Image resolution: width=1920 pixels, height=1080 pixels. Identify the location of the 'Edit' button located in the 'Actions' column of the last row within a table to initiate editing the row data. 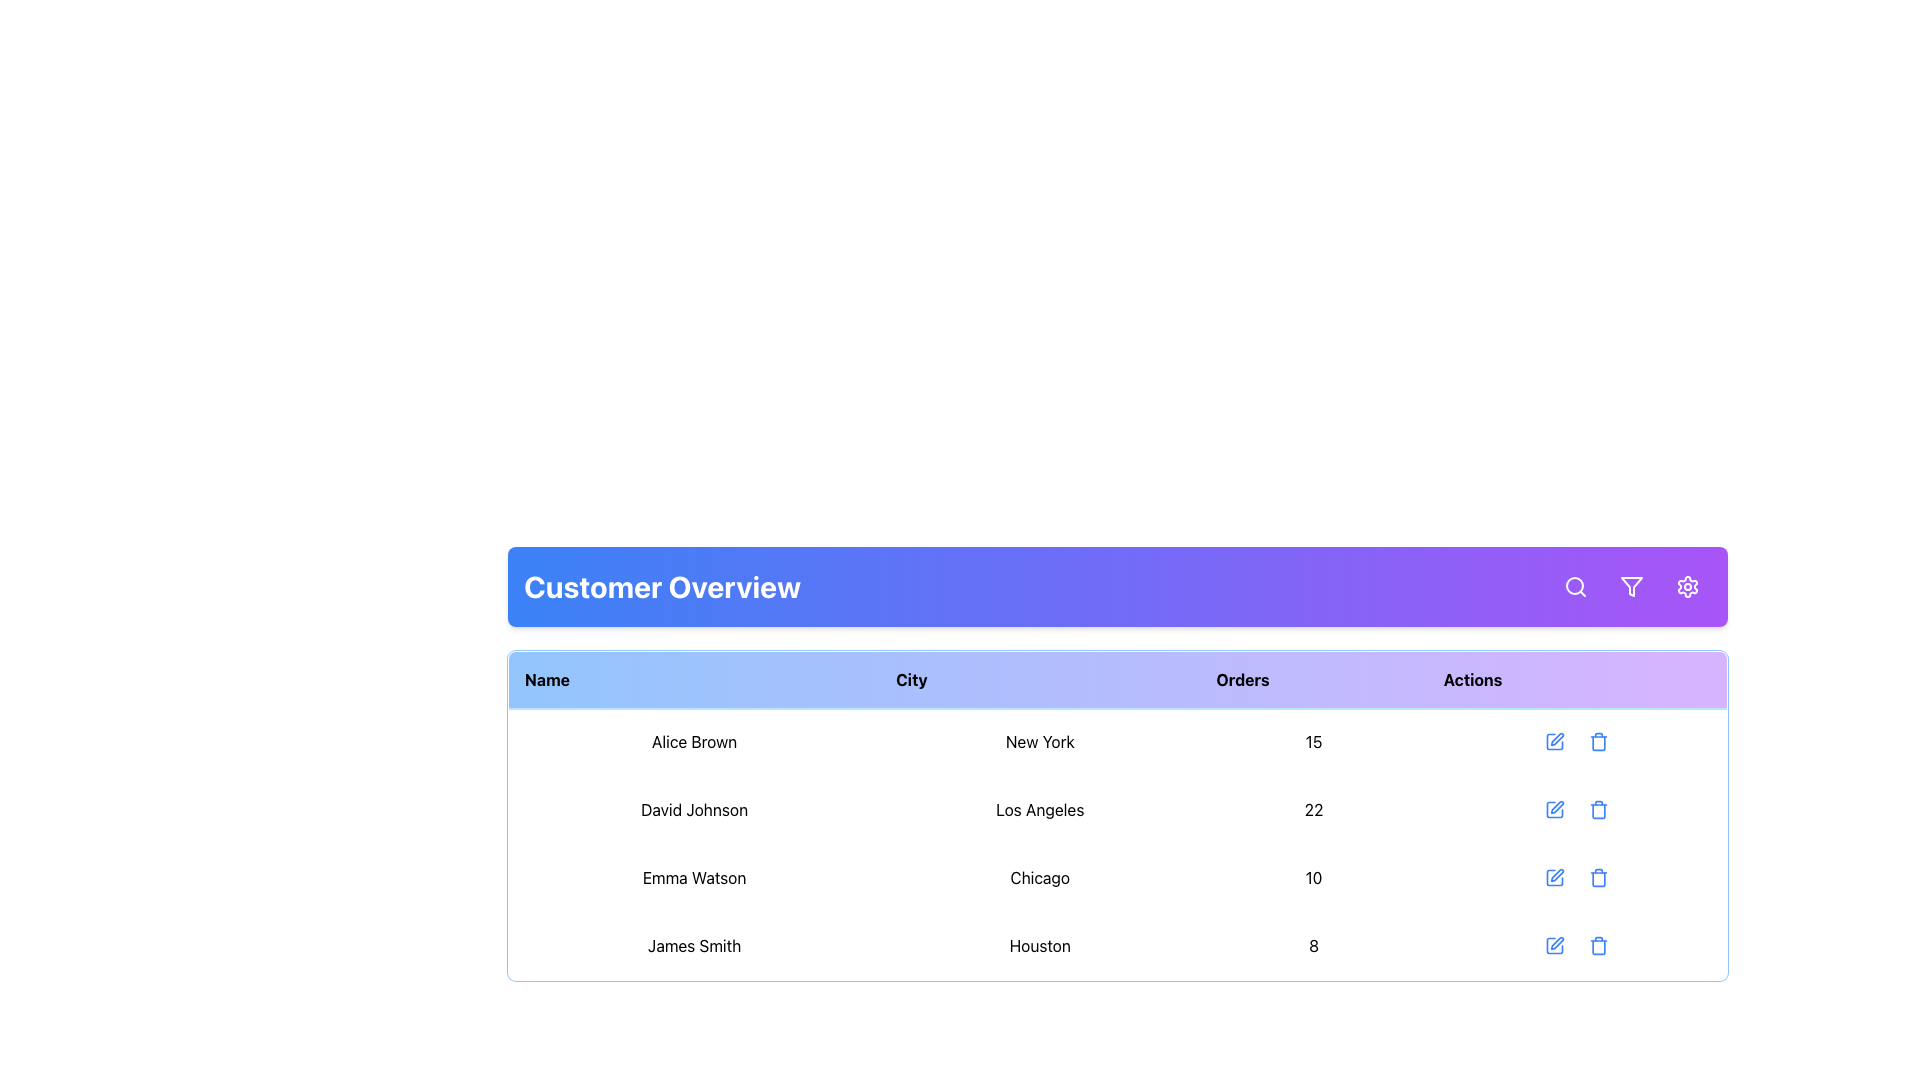
(1554, 945).